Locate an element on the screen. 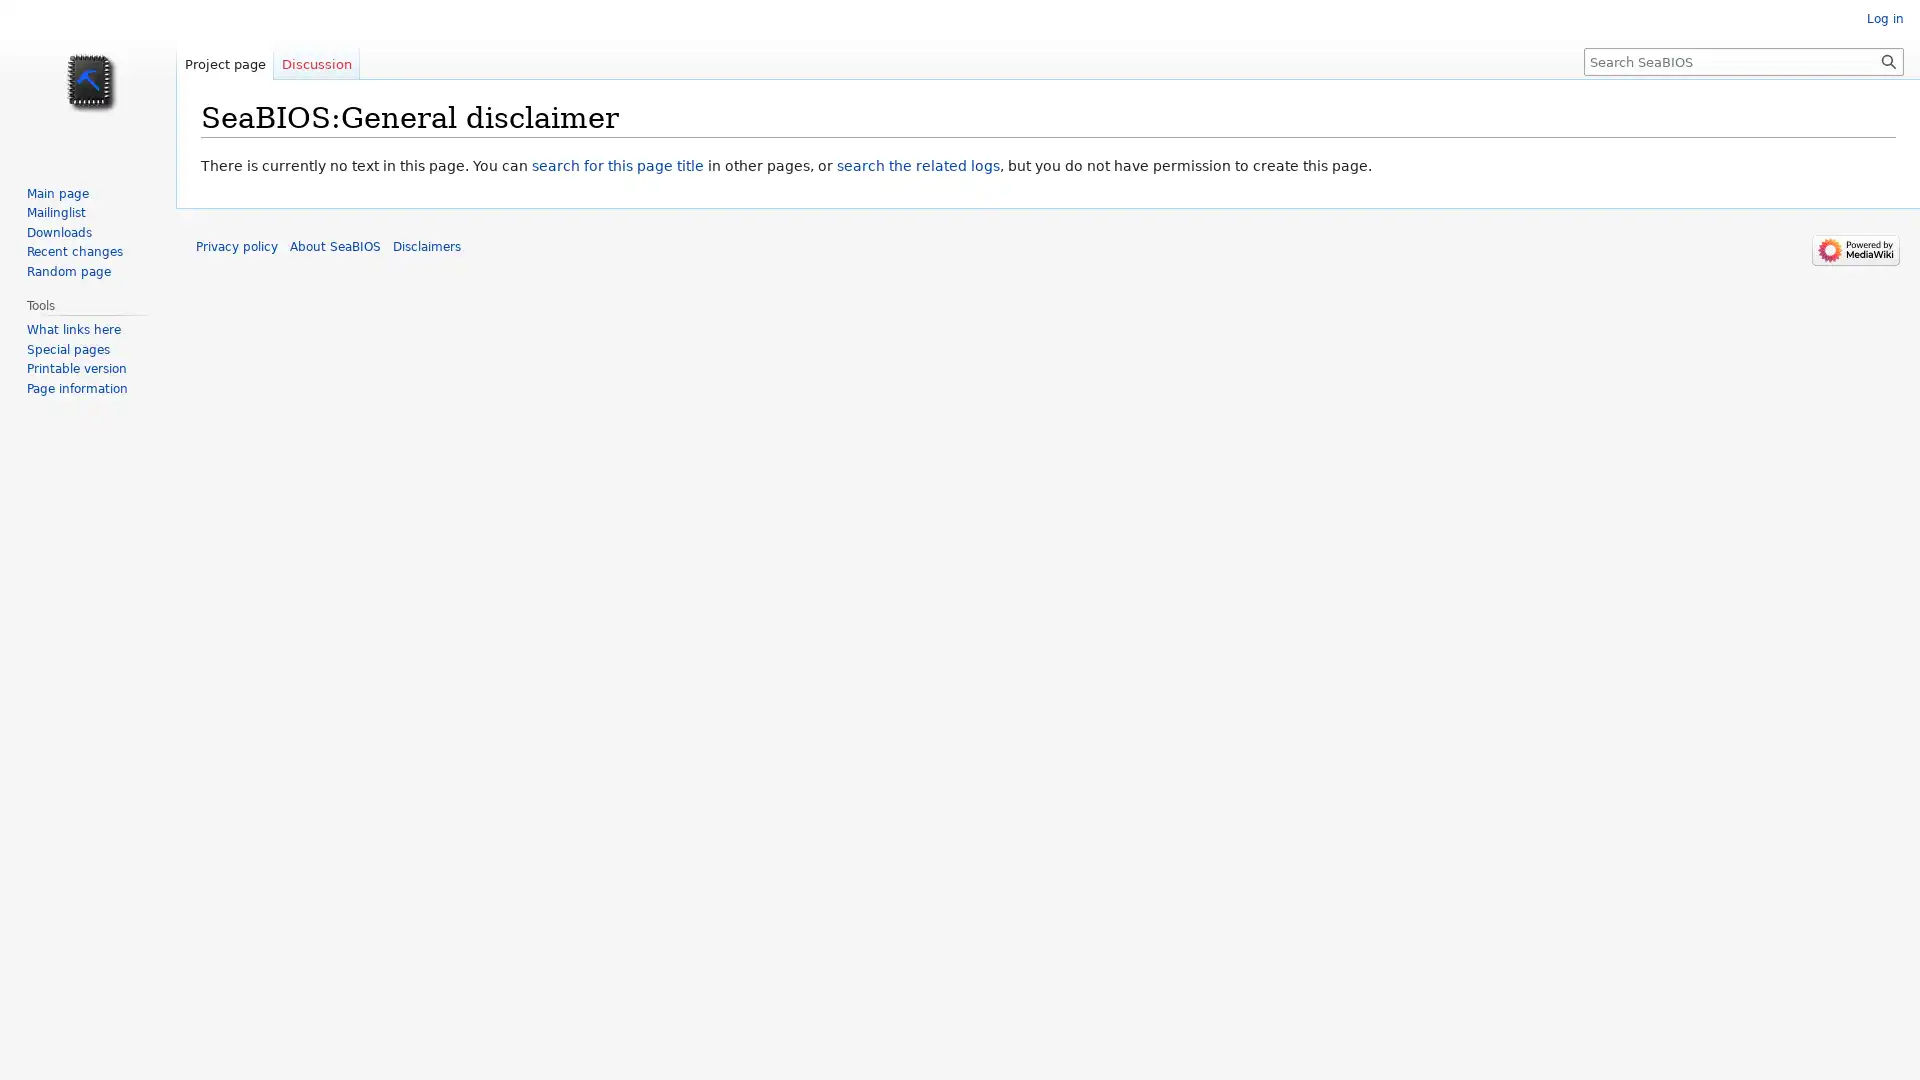 The image size is (1920, 1080). Go is located at coordinates (1888, 60).